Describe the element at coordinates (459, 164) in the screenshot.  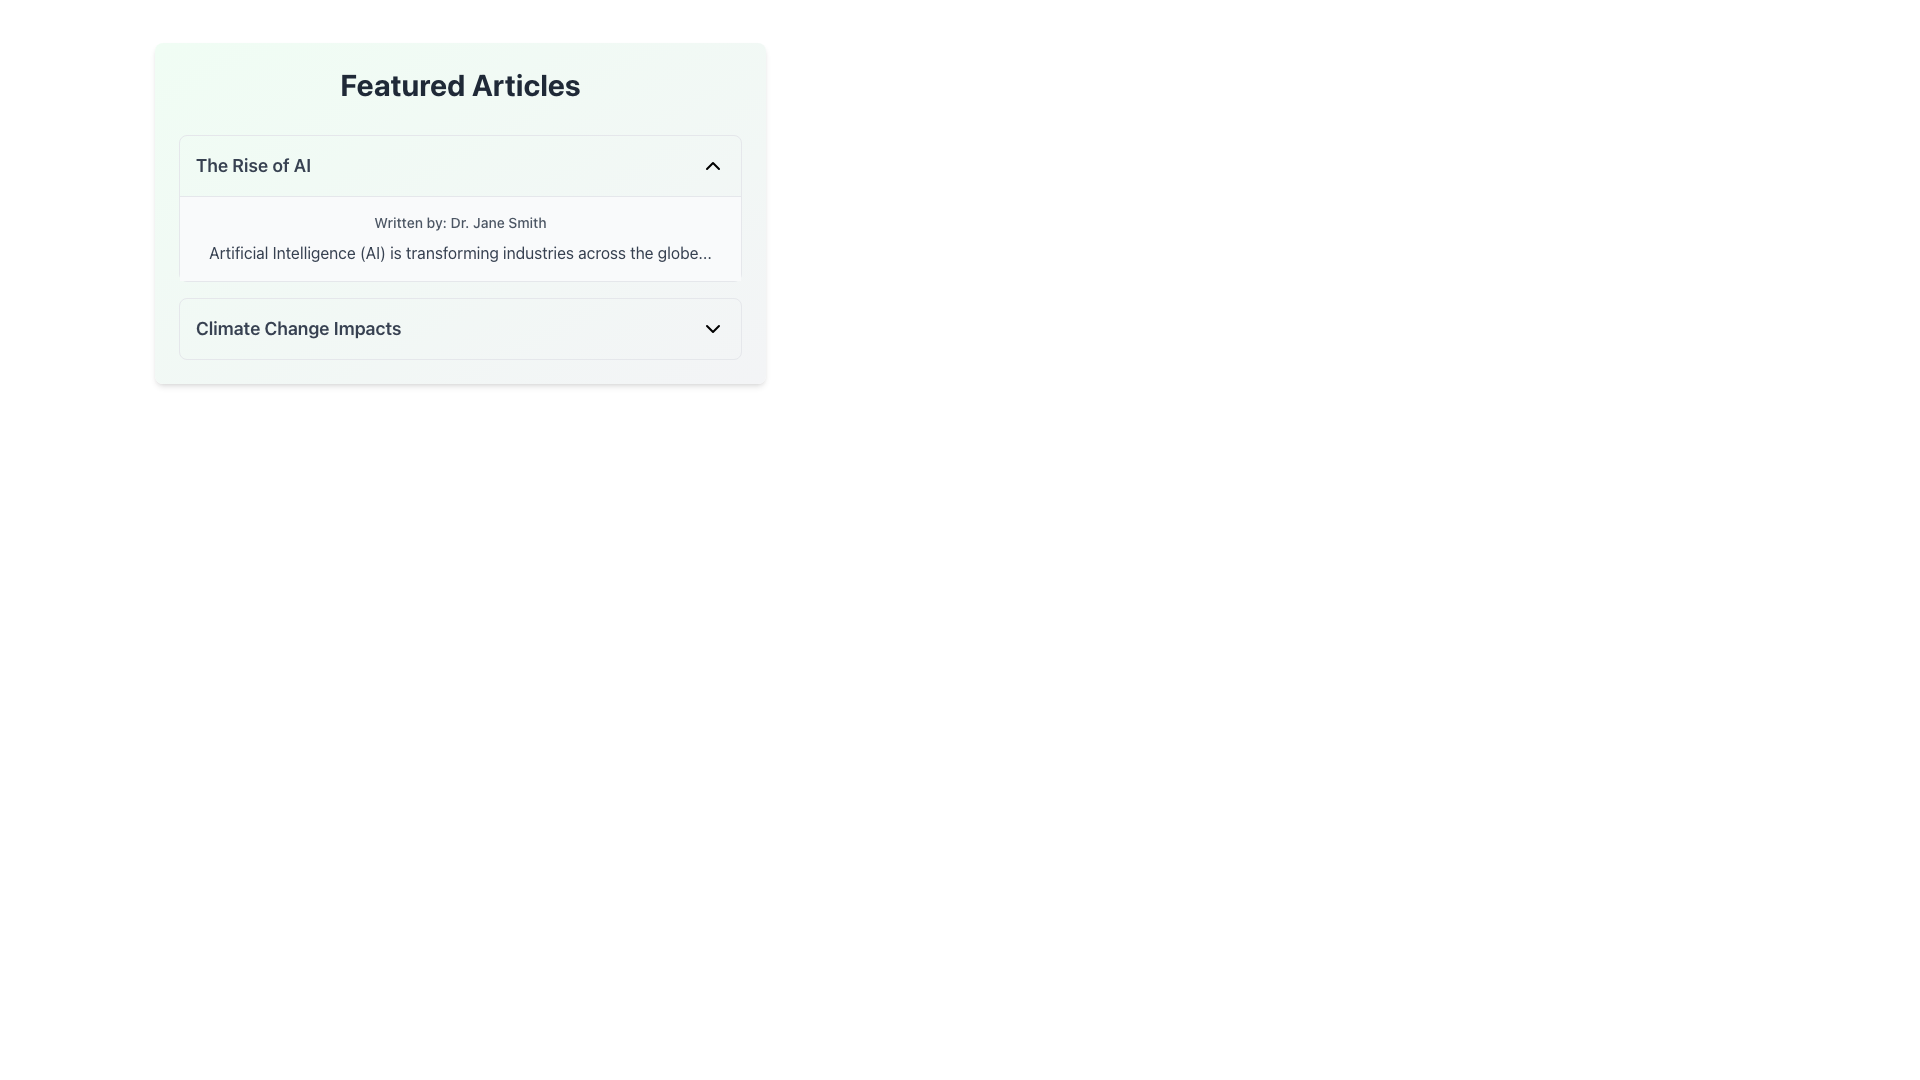
I see `the article title in the featured section` at that location.